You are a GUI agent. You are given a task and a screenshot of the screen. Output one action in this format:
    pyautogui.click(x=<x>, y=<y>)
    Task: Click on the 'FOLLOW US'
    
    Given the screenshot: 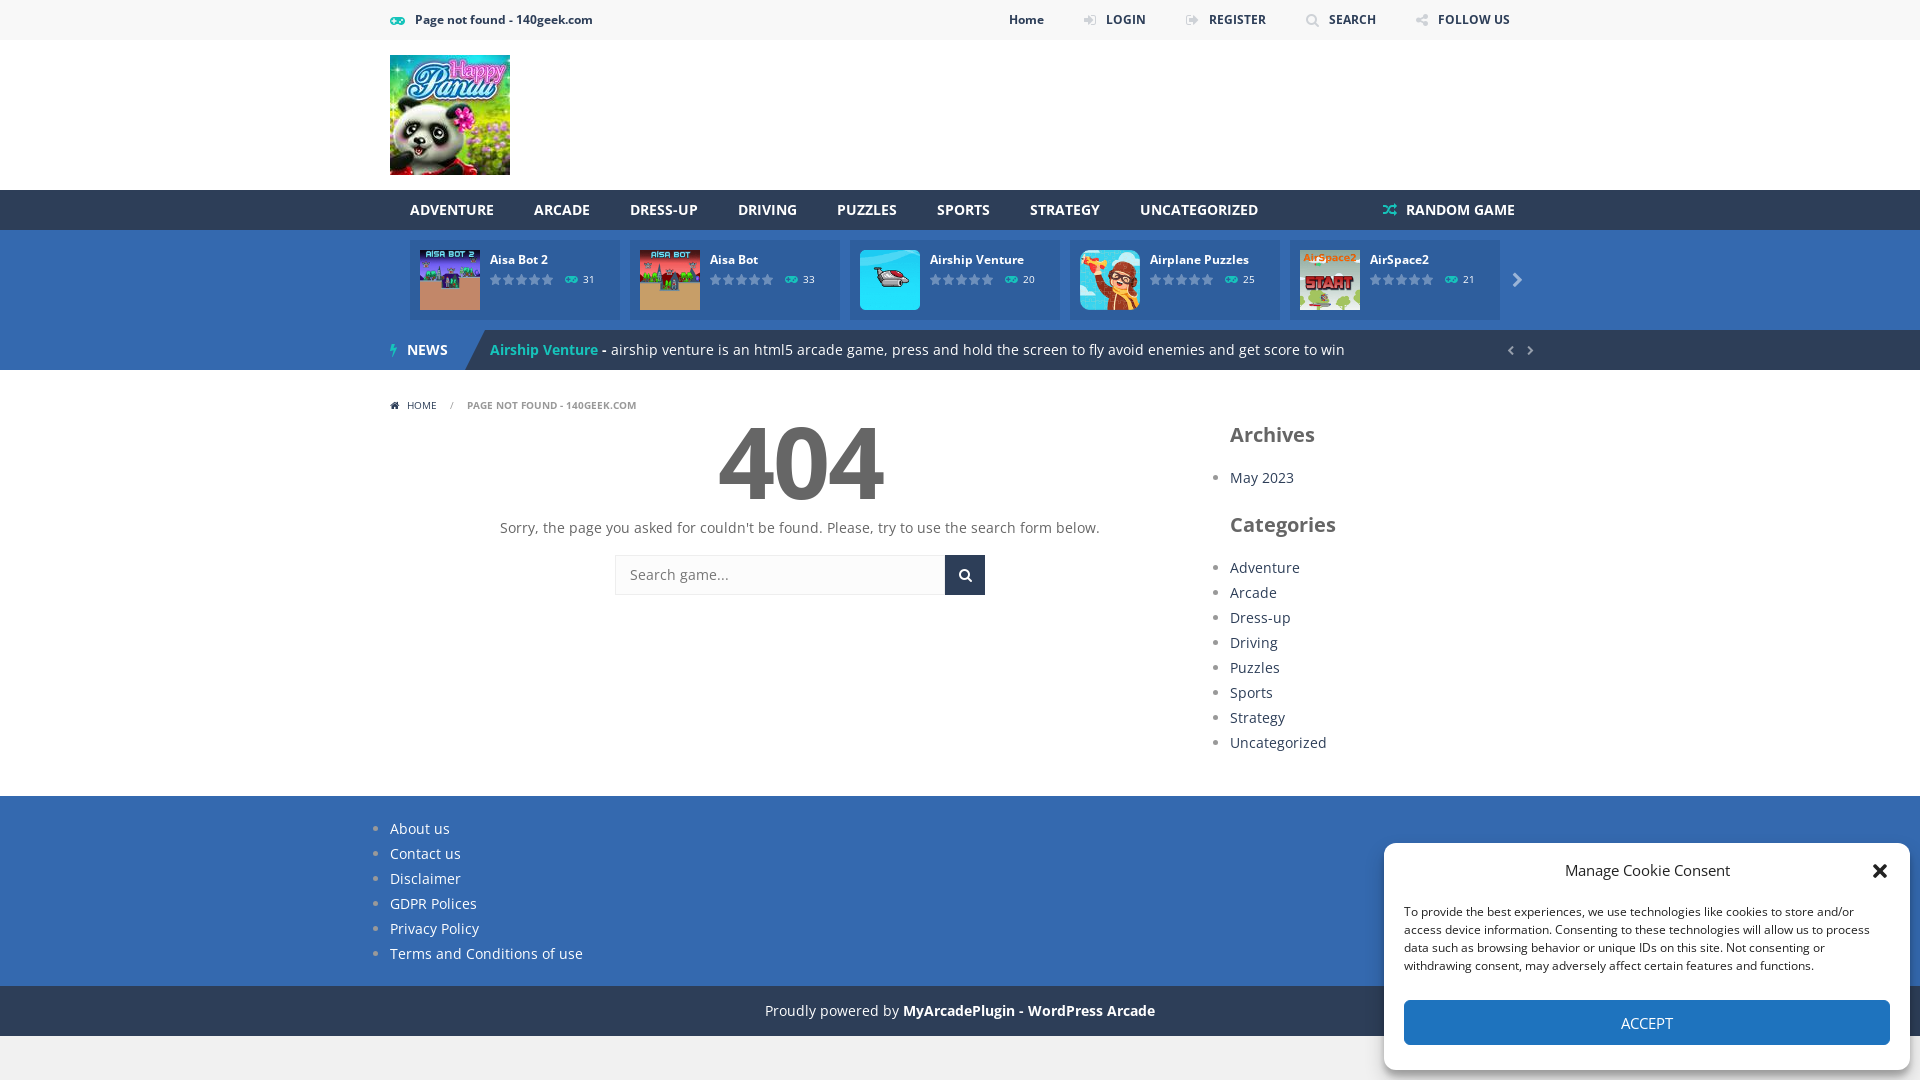 What is the action you would take?
    pyautogui.click(x=1463, y=19)
    